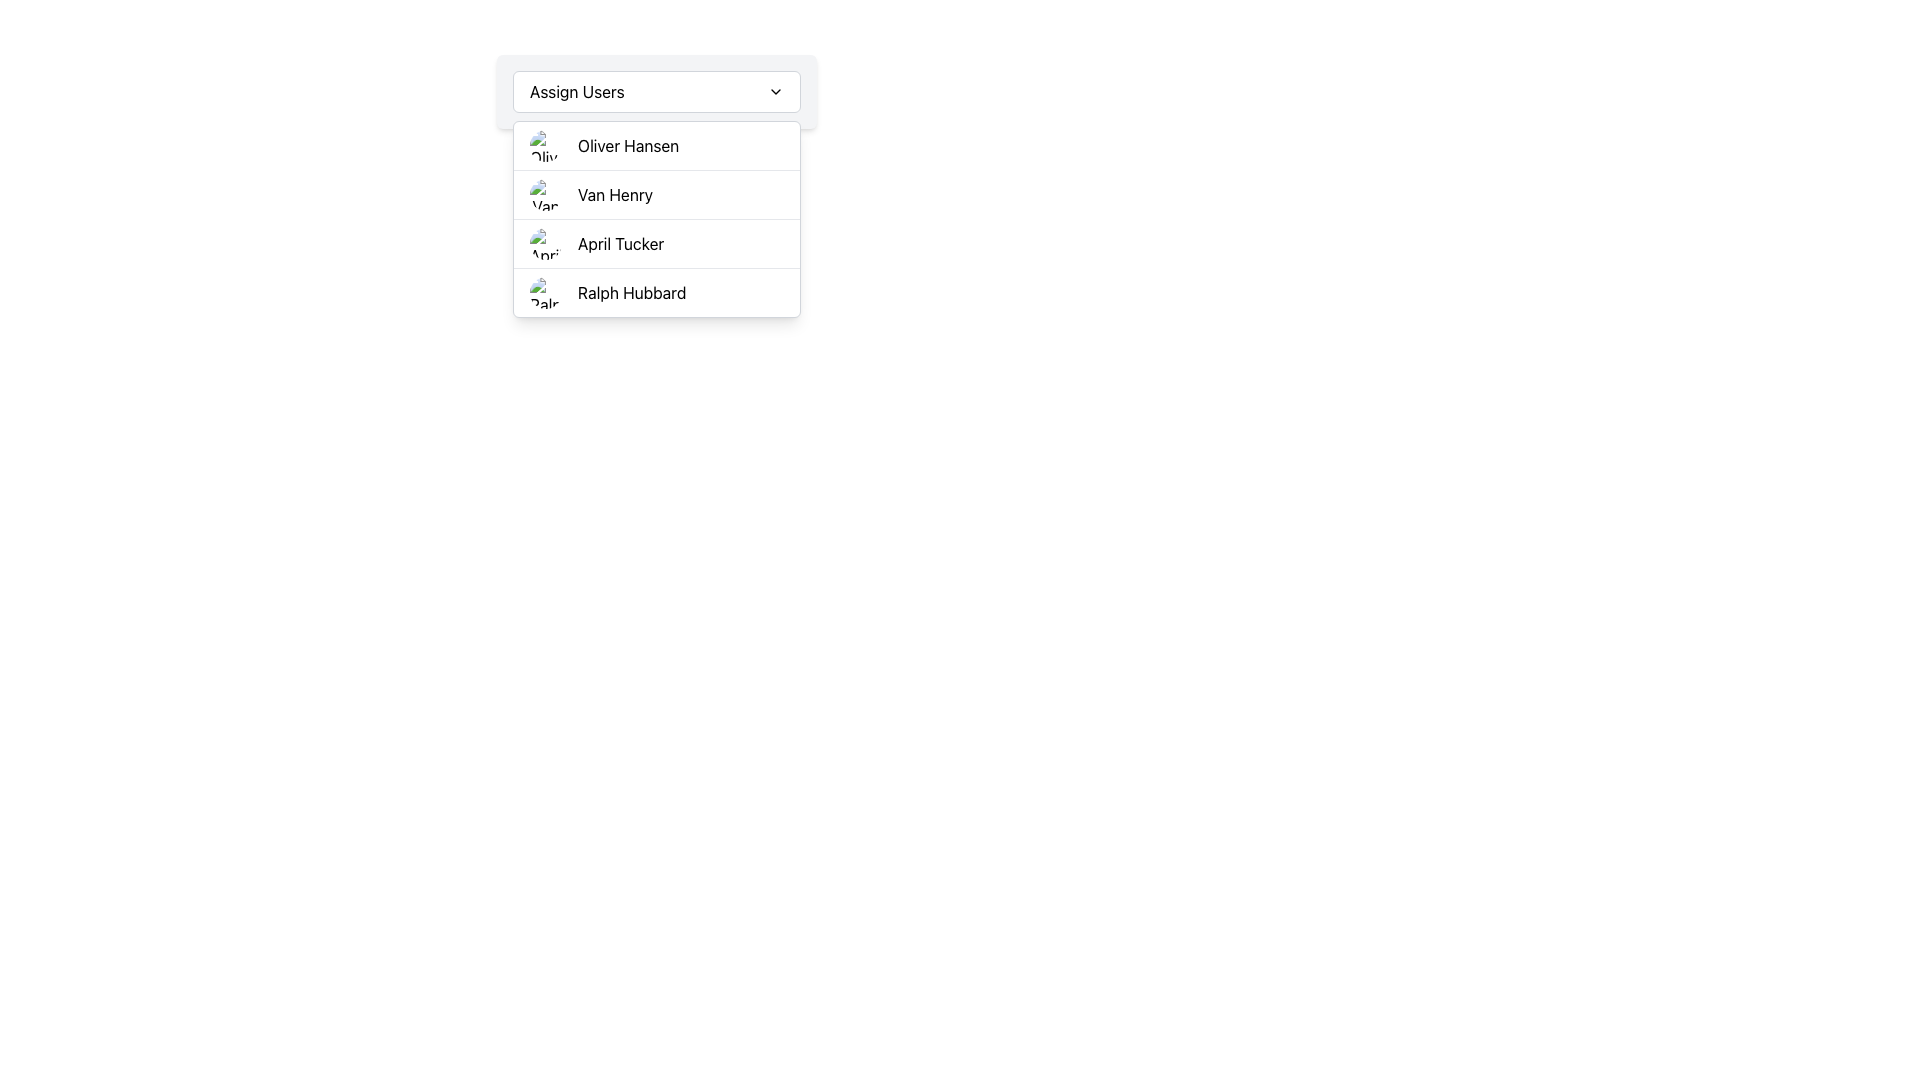 This screenshot has height=1080, width=1920. I want to click on the image representing user 'April Tucker', so click(546, 242).